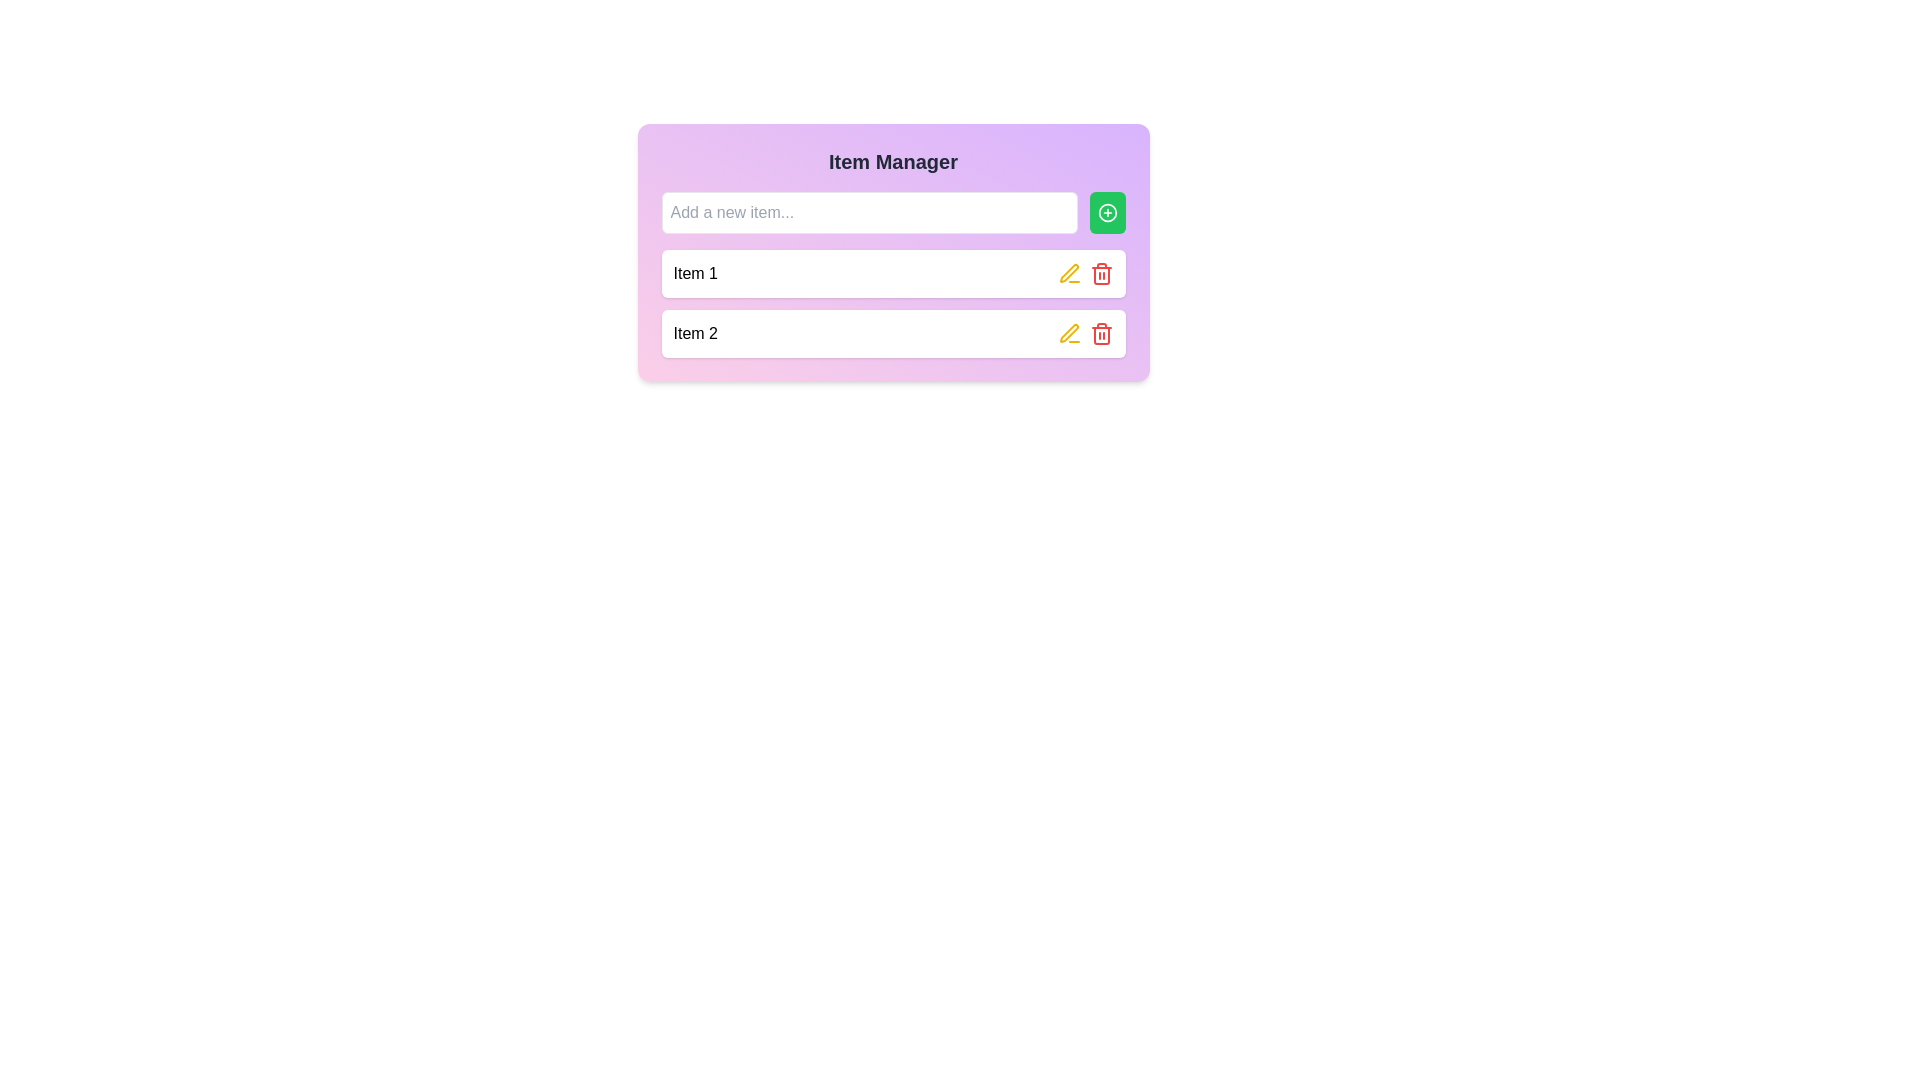 This screenshot has width=1920, height=1080. I want to click on the bright yellow pen icon located next to the delete icon in the bottom row of the item list, so click(1068, 273).